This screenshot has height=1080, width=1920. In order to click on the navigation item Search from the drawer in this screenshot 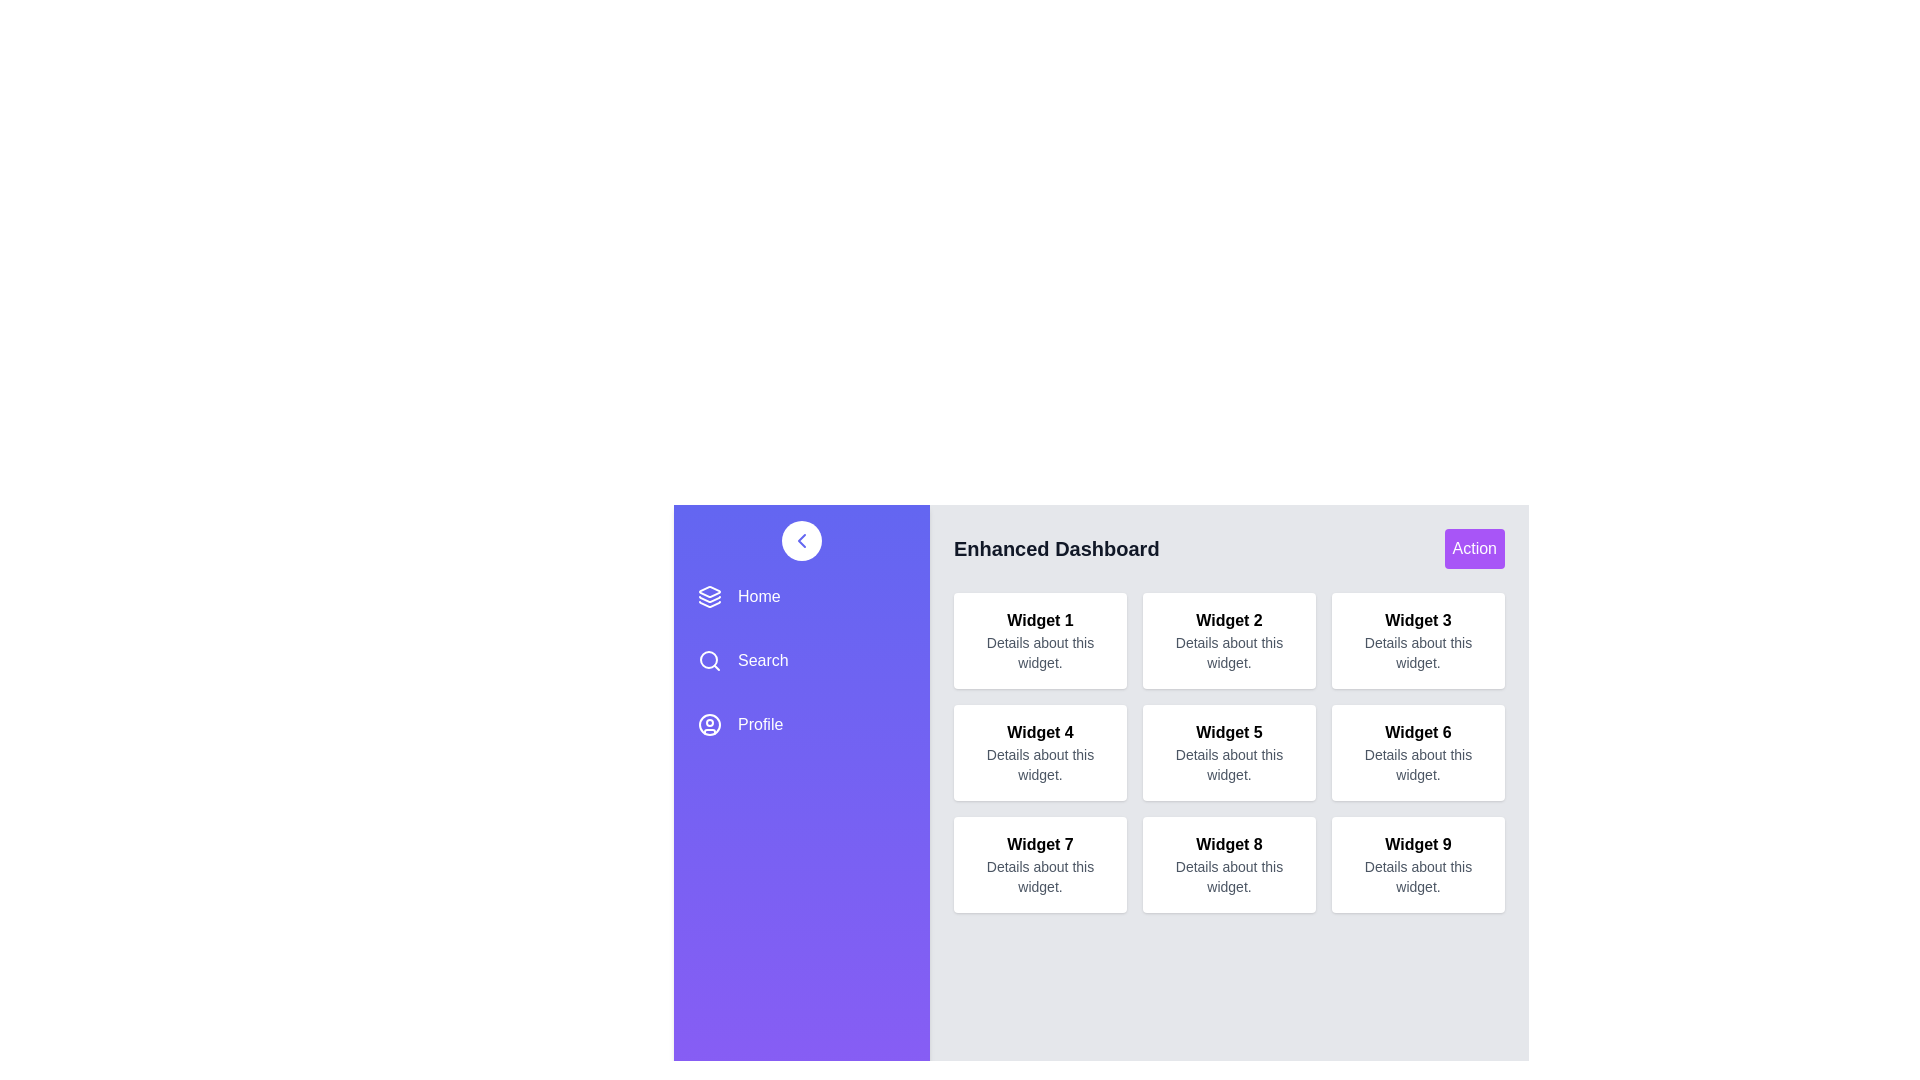, I will do `click(801, 660)`.